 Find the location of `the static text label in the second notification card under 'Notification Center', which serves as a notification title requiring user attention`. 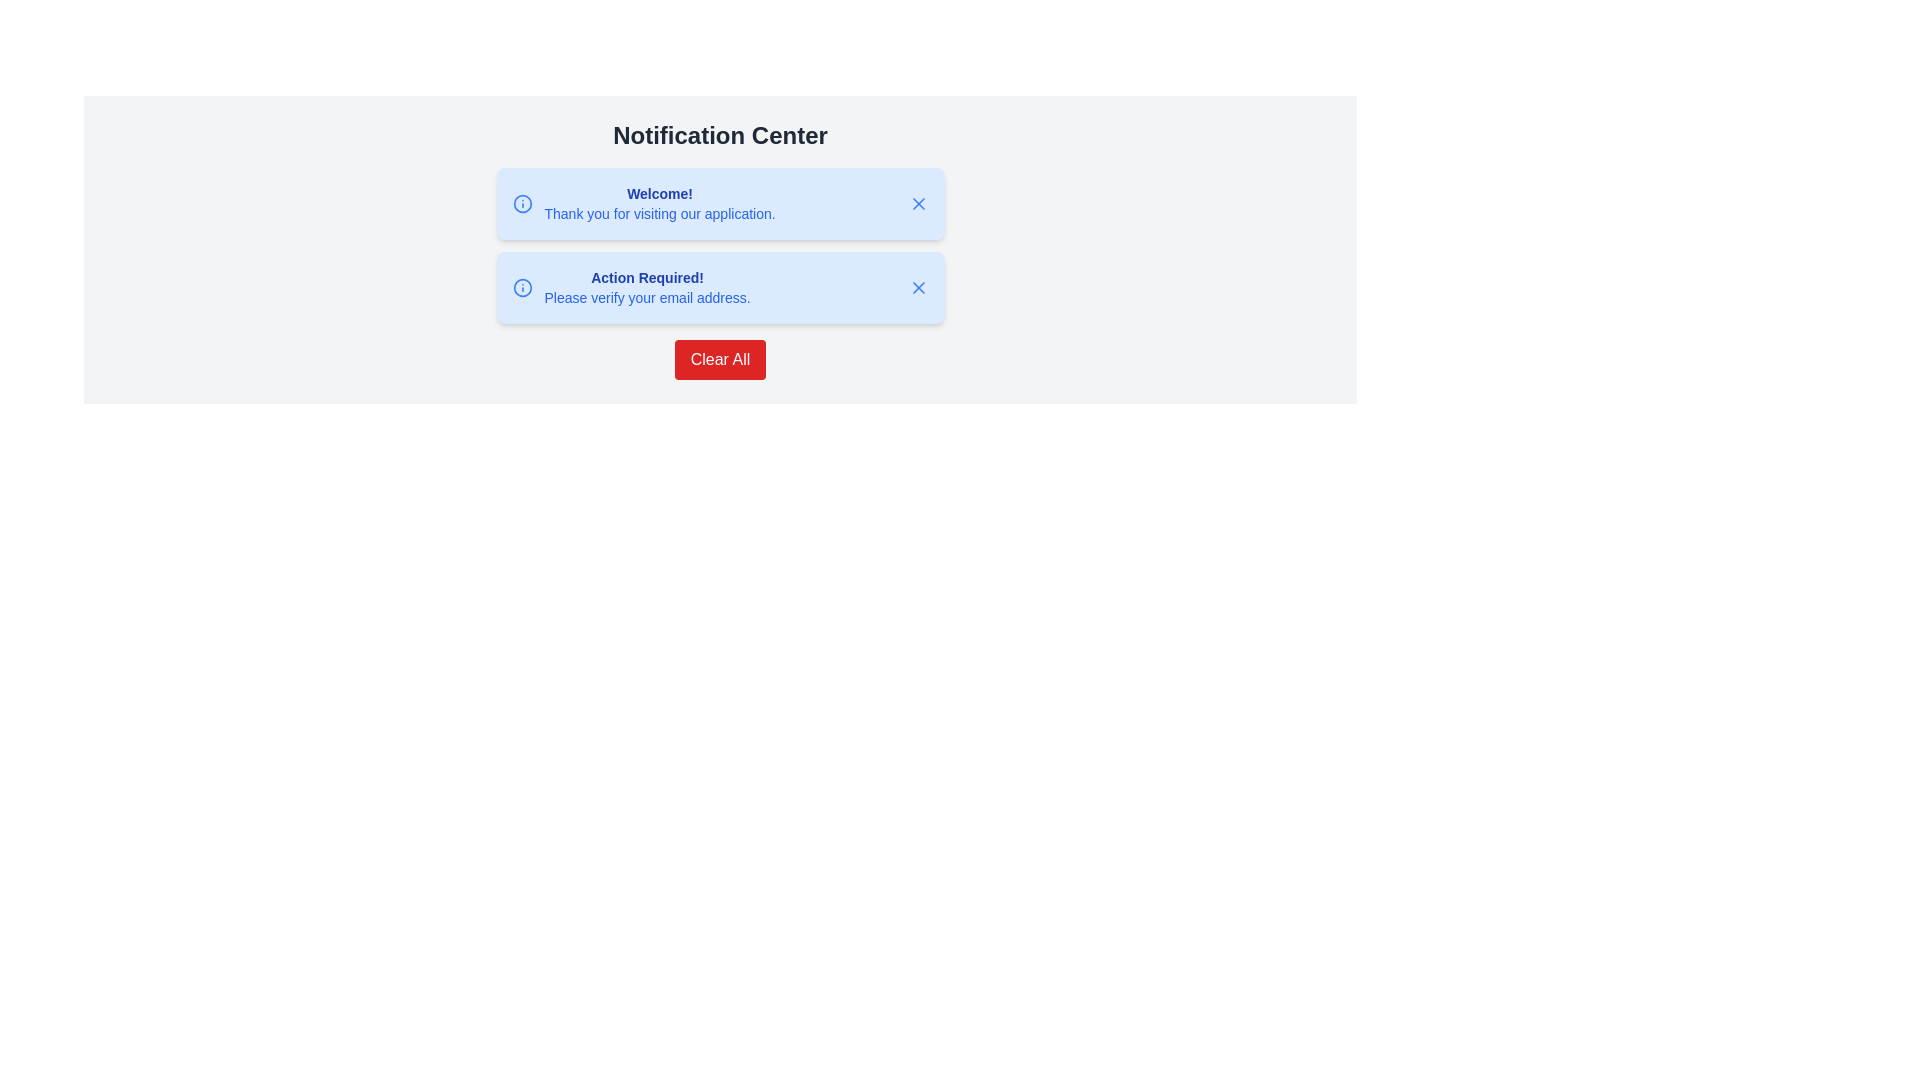

the static text label in the second notification card under 'Notification Center', which serves as a notification title requiring user attention is located at coordinates (647, 277).